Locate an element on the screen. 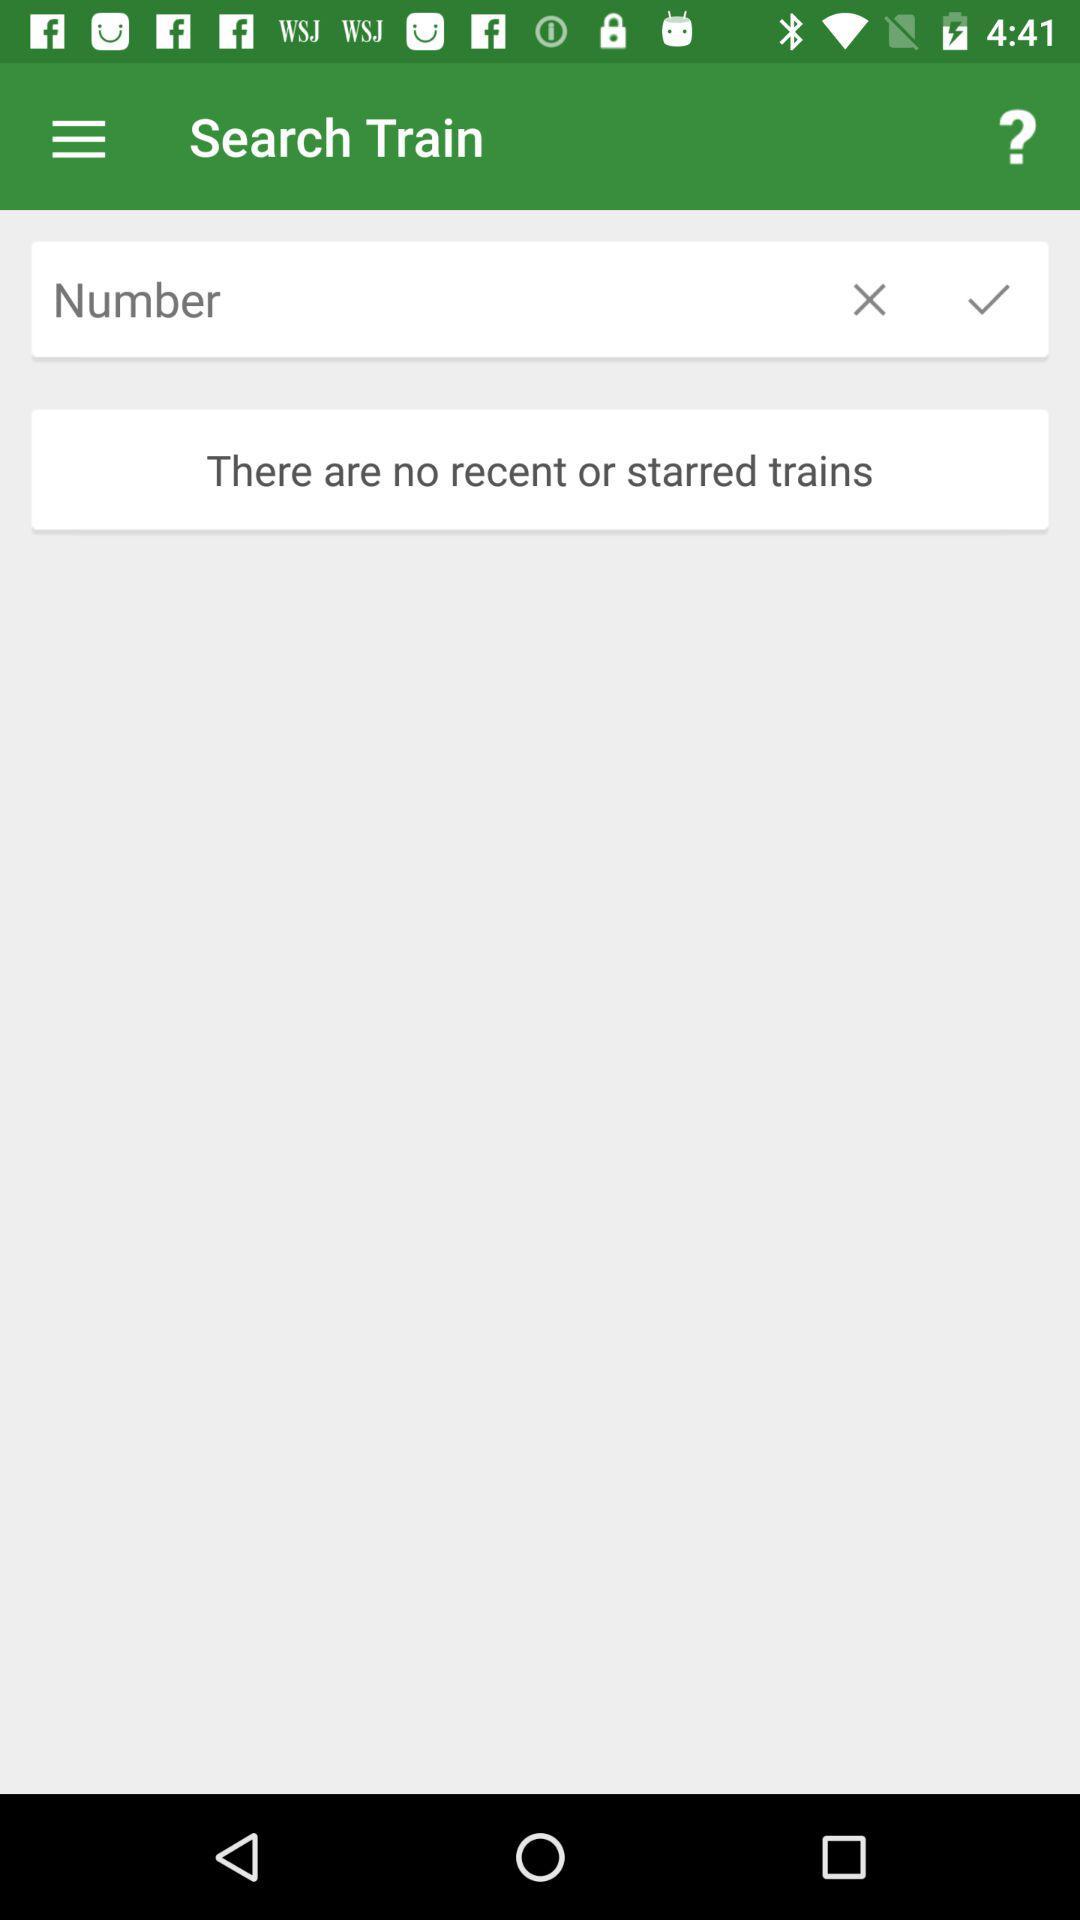 The image size is (1080, 1920). there are no item is located at coordinates (540, 468).